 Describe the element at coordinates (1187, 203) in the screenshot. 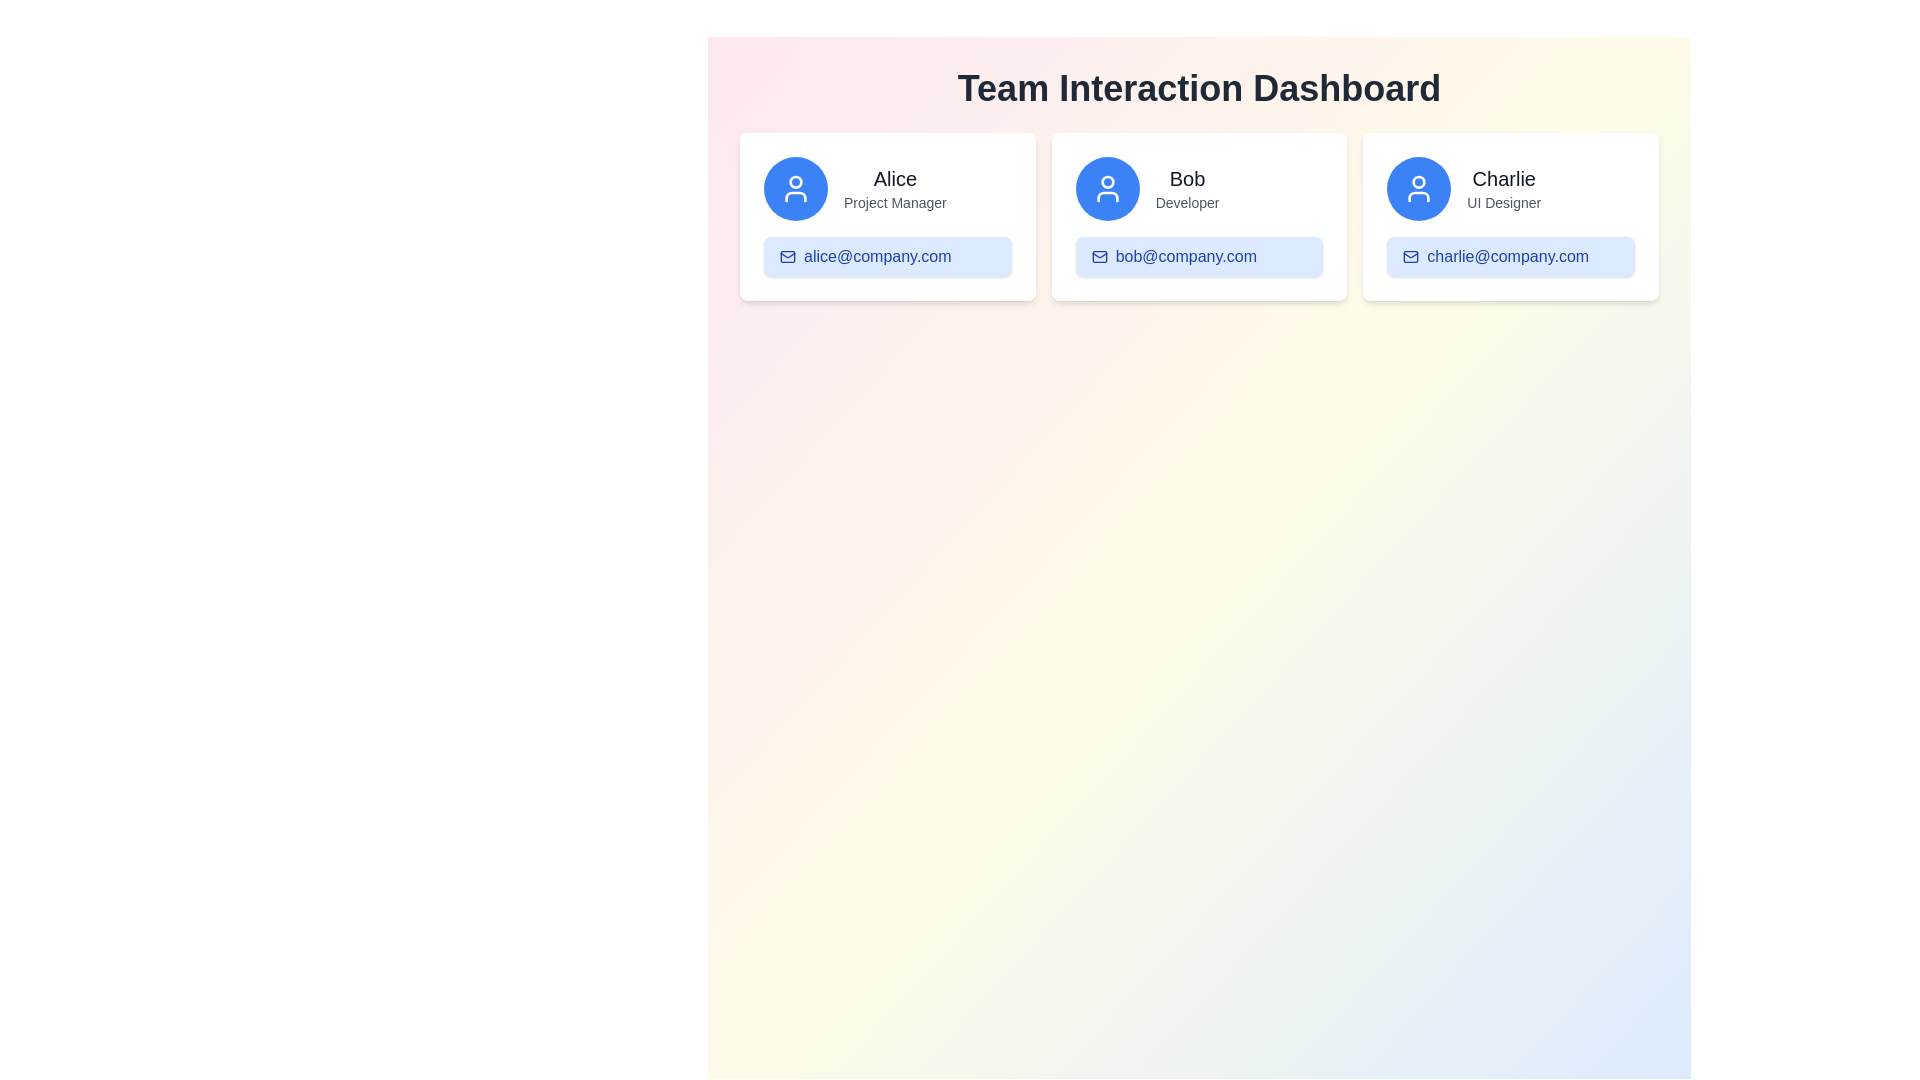

I see `the text label that reads 'Developer', which is styled with a small font and gray color, located beneath the name 'Bob' in the card interface` at that location.